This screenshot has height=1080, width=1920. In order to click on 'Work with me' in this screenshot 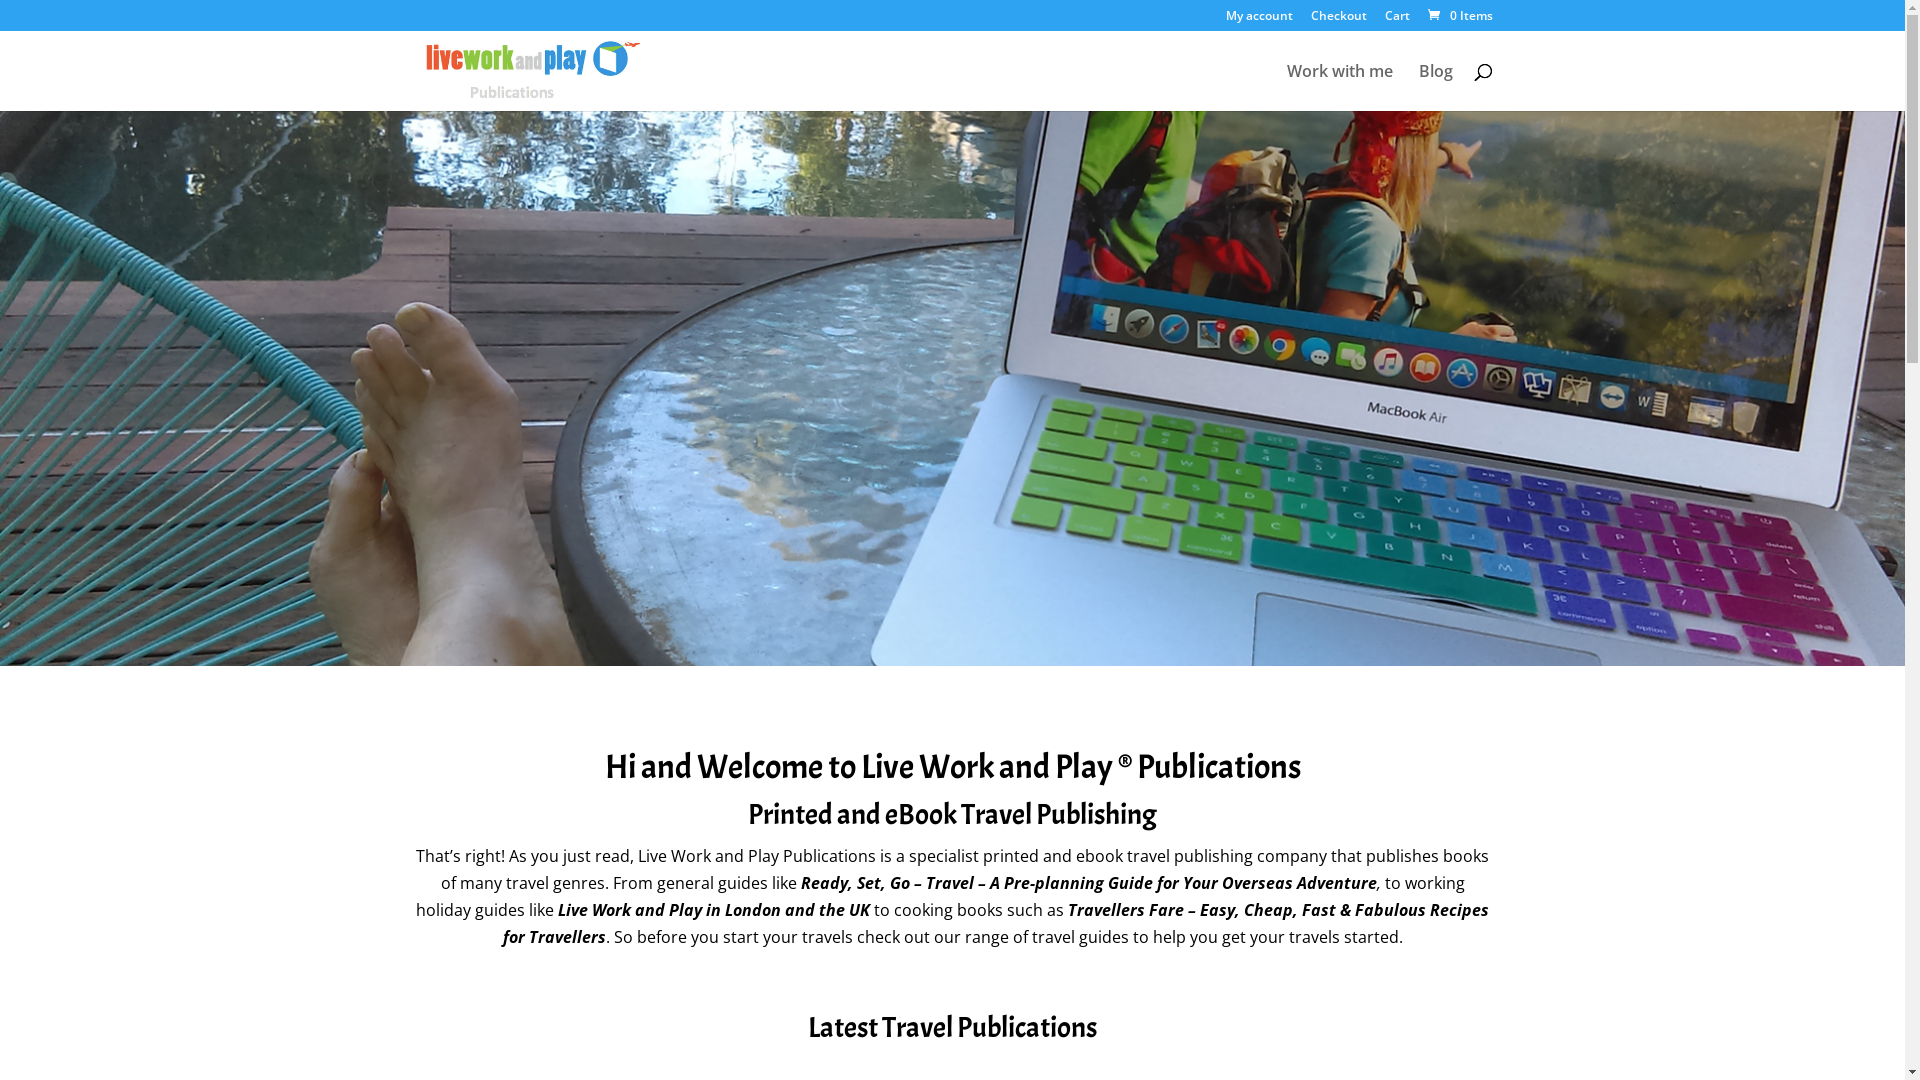, I will do `click(1286, 86)`.